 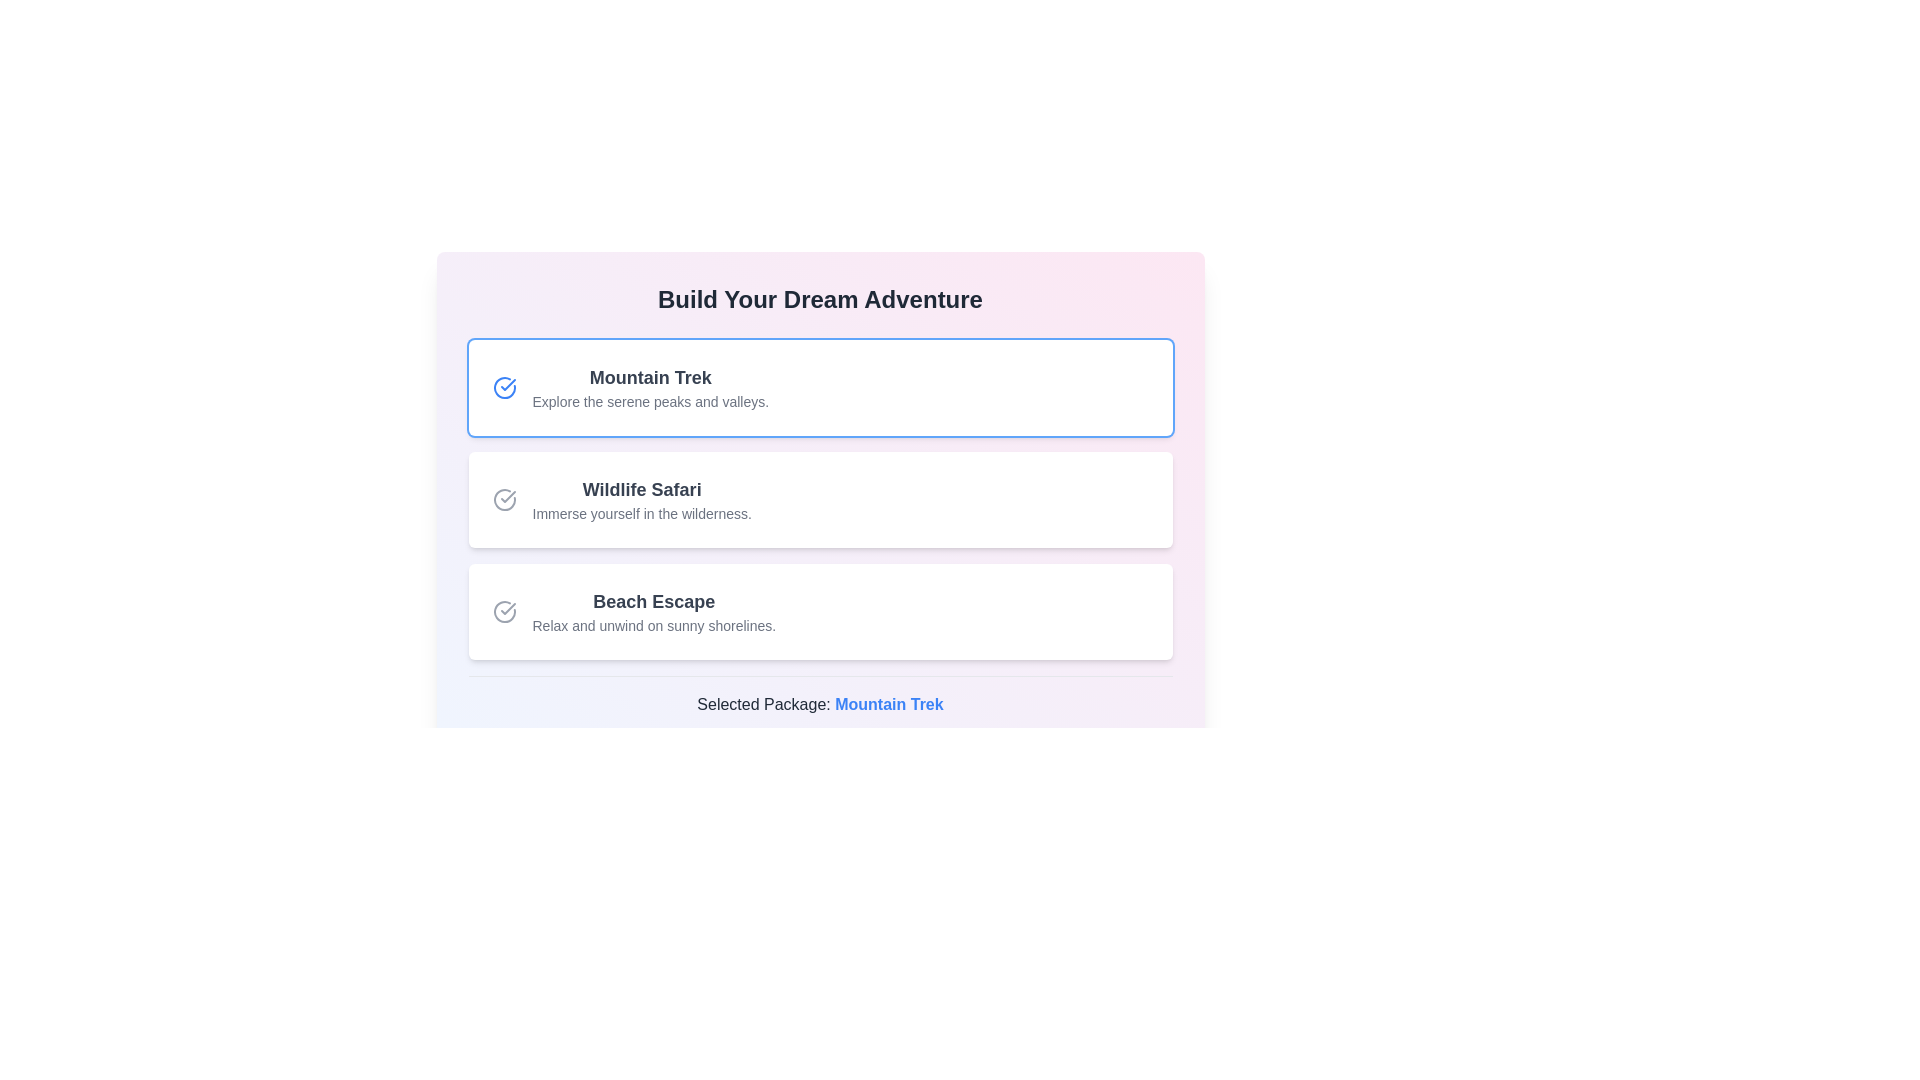 What do you see at coordinates (642, 499) in the screenshot?
I see `descriptive text block for the 'Wildlife Safari' option located centrally in the second card of the selection cards` at bounding box center [642, 499].